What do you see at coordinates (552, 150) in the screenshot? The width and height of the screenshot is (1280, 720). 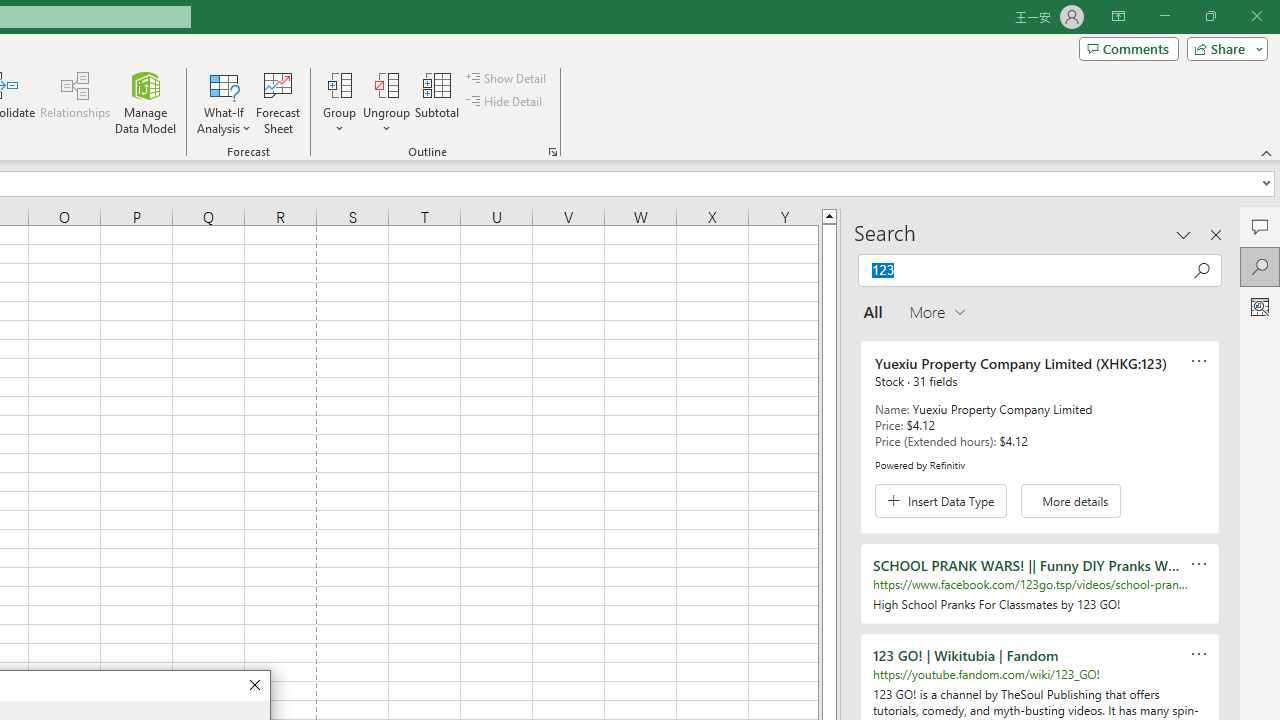 I see `'Group and Outline Settings'` at bounding box center [552, 150].